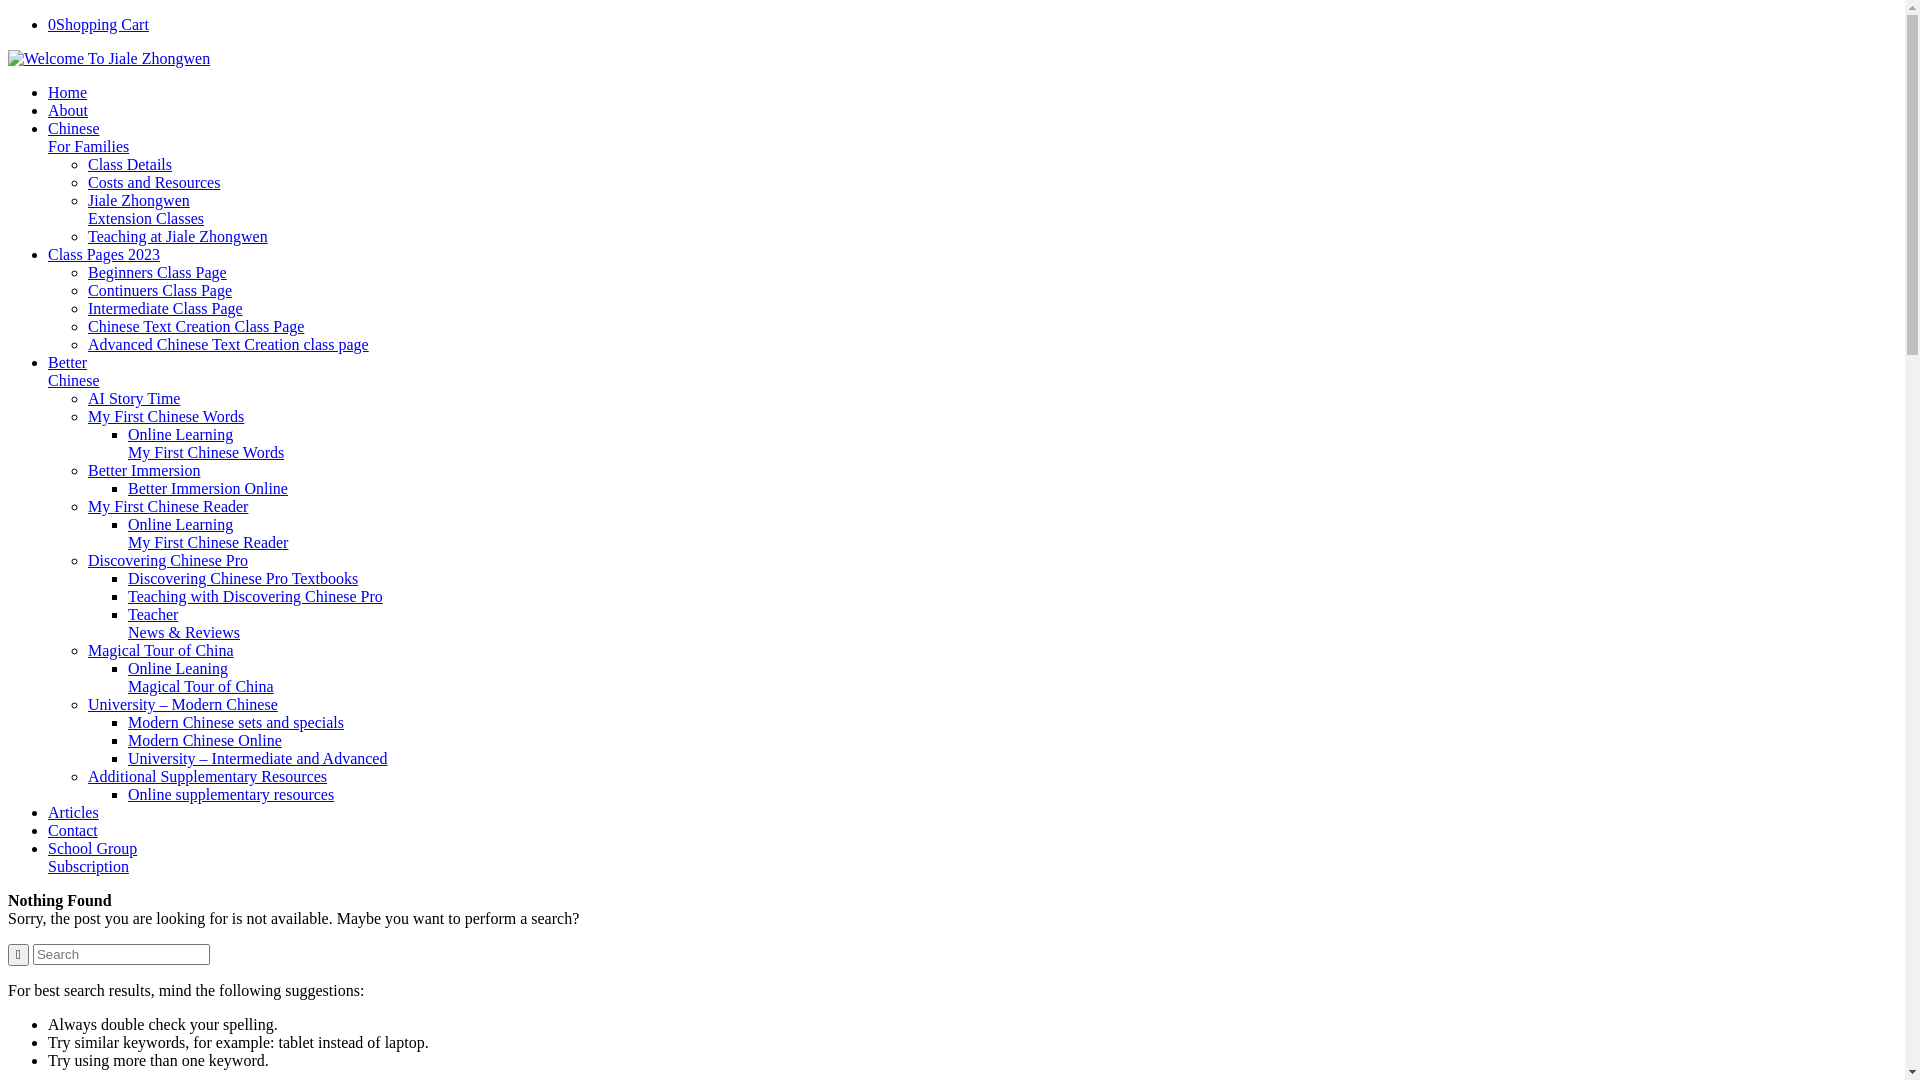 This screenshot has width=1920, height=1080. Describe the element at coordinates (165, 308) in the screenshot. I see `'Intermediate Class Page'` at that location.